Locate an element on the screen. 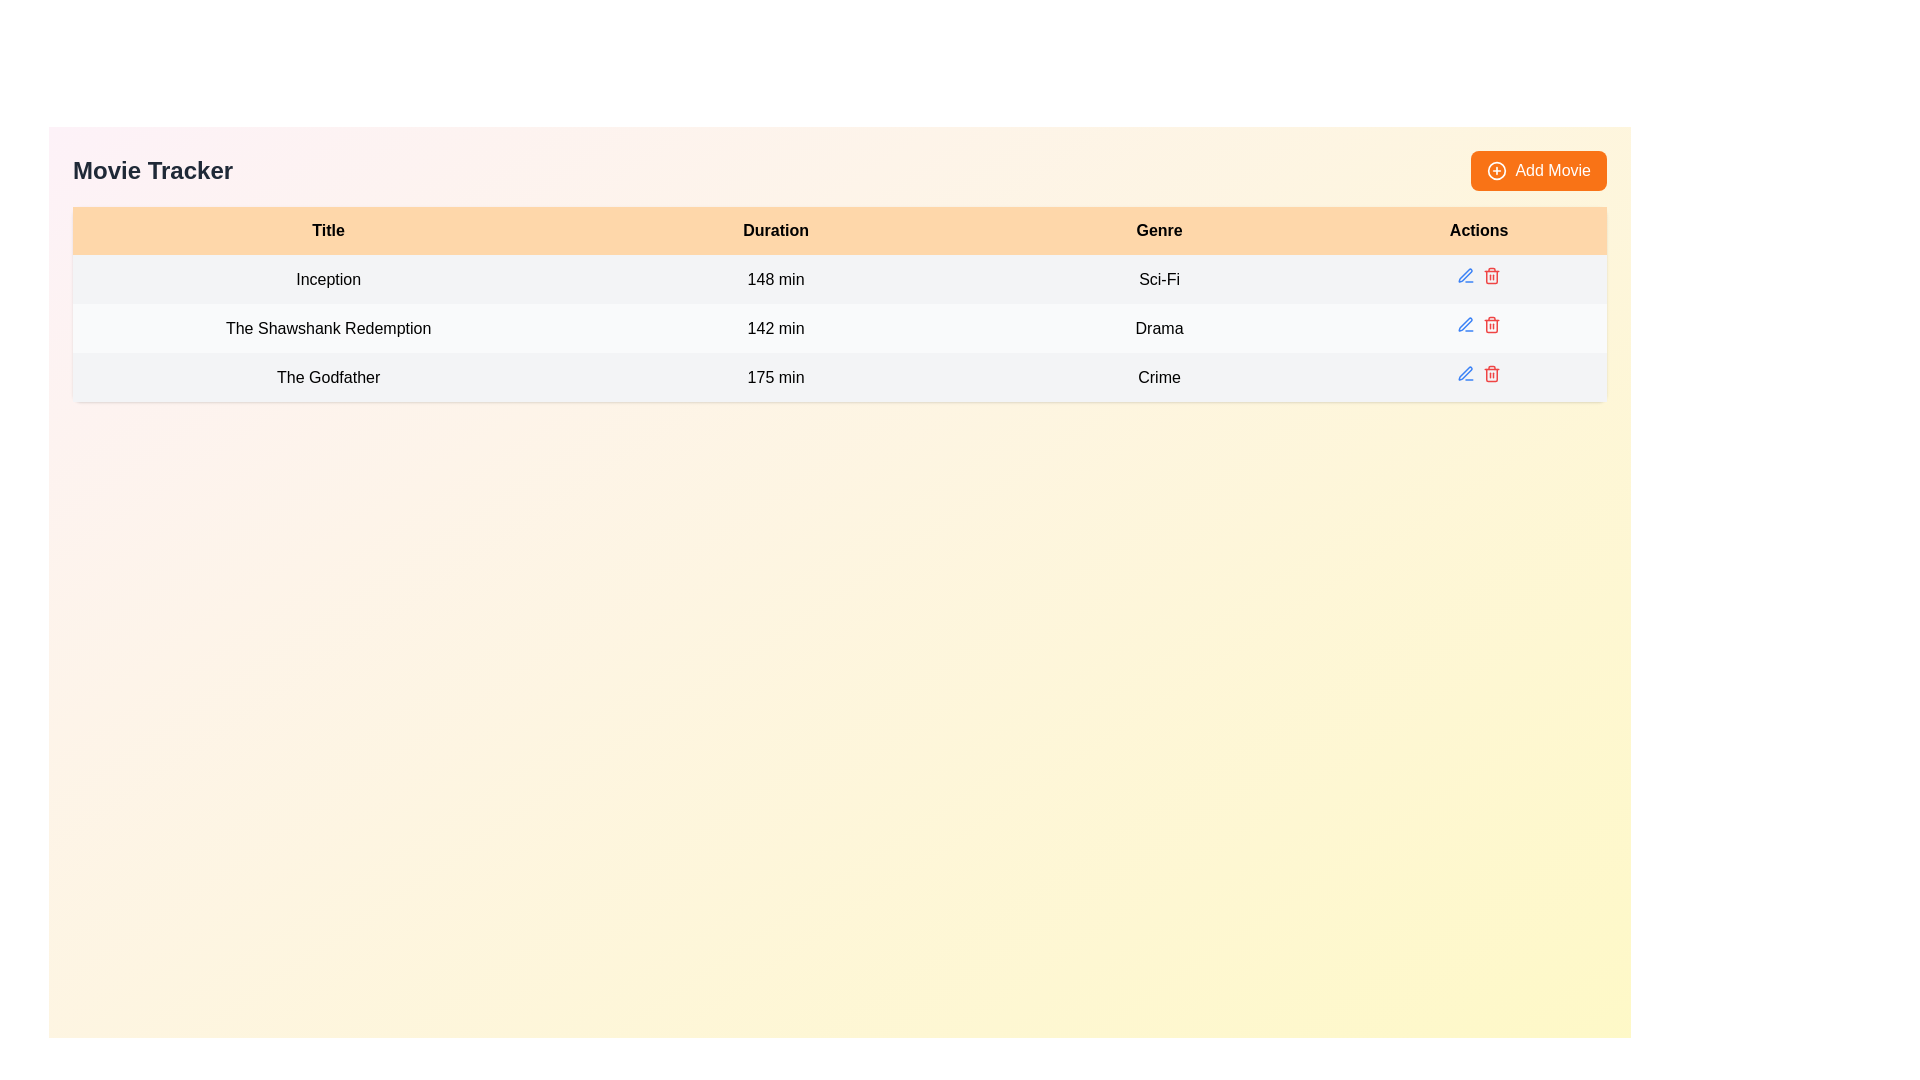 This screenshot has height=1080, width=1920. the edit button icon for the entry 'The Godfather' located in the 'Actions' column of the third row is located at coordinates (1465, 373).